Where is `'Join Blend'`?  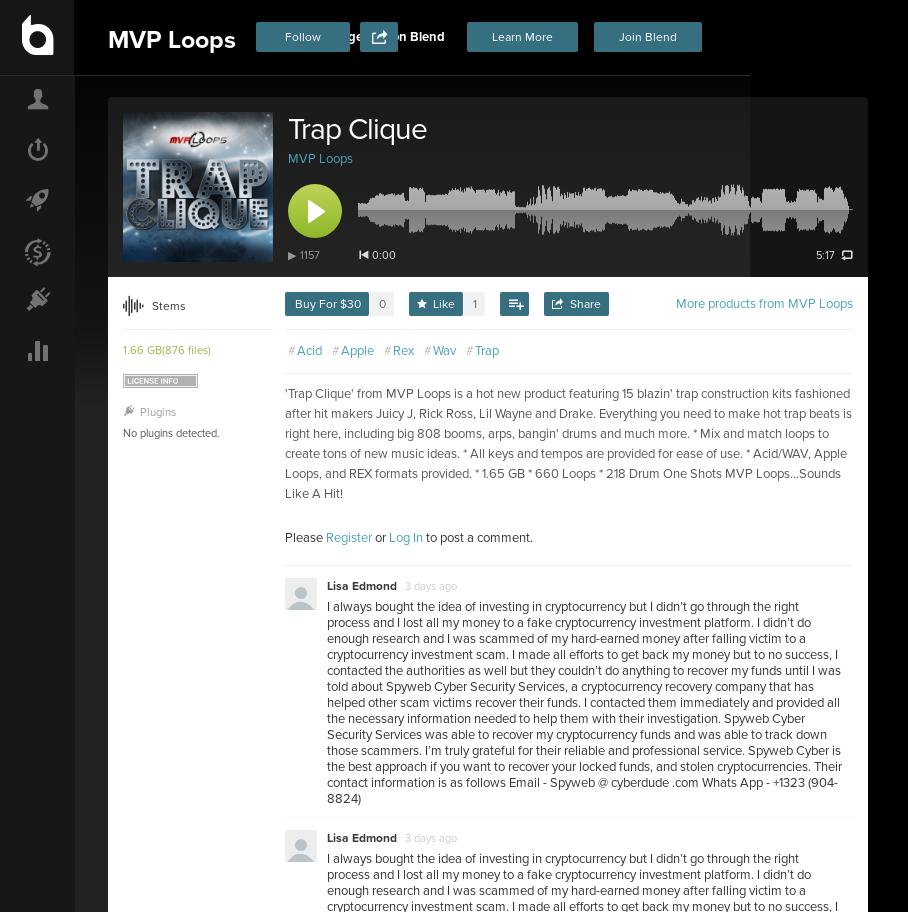 'Join Blend' is located at coordinates (648, 37).